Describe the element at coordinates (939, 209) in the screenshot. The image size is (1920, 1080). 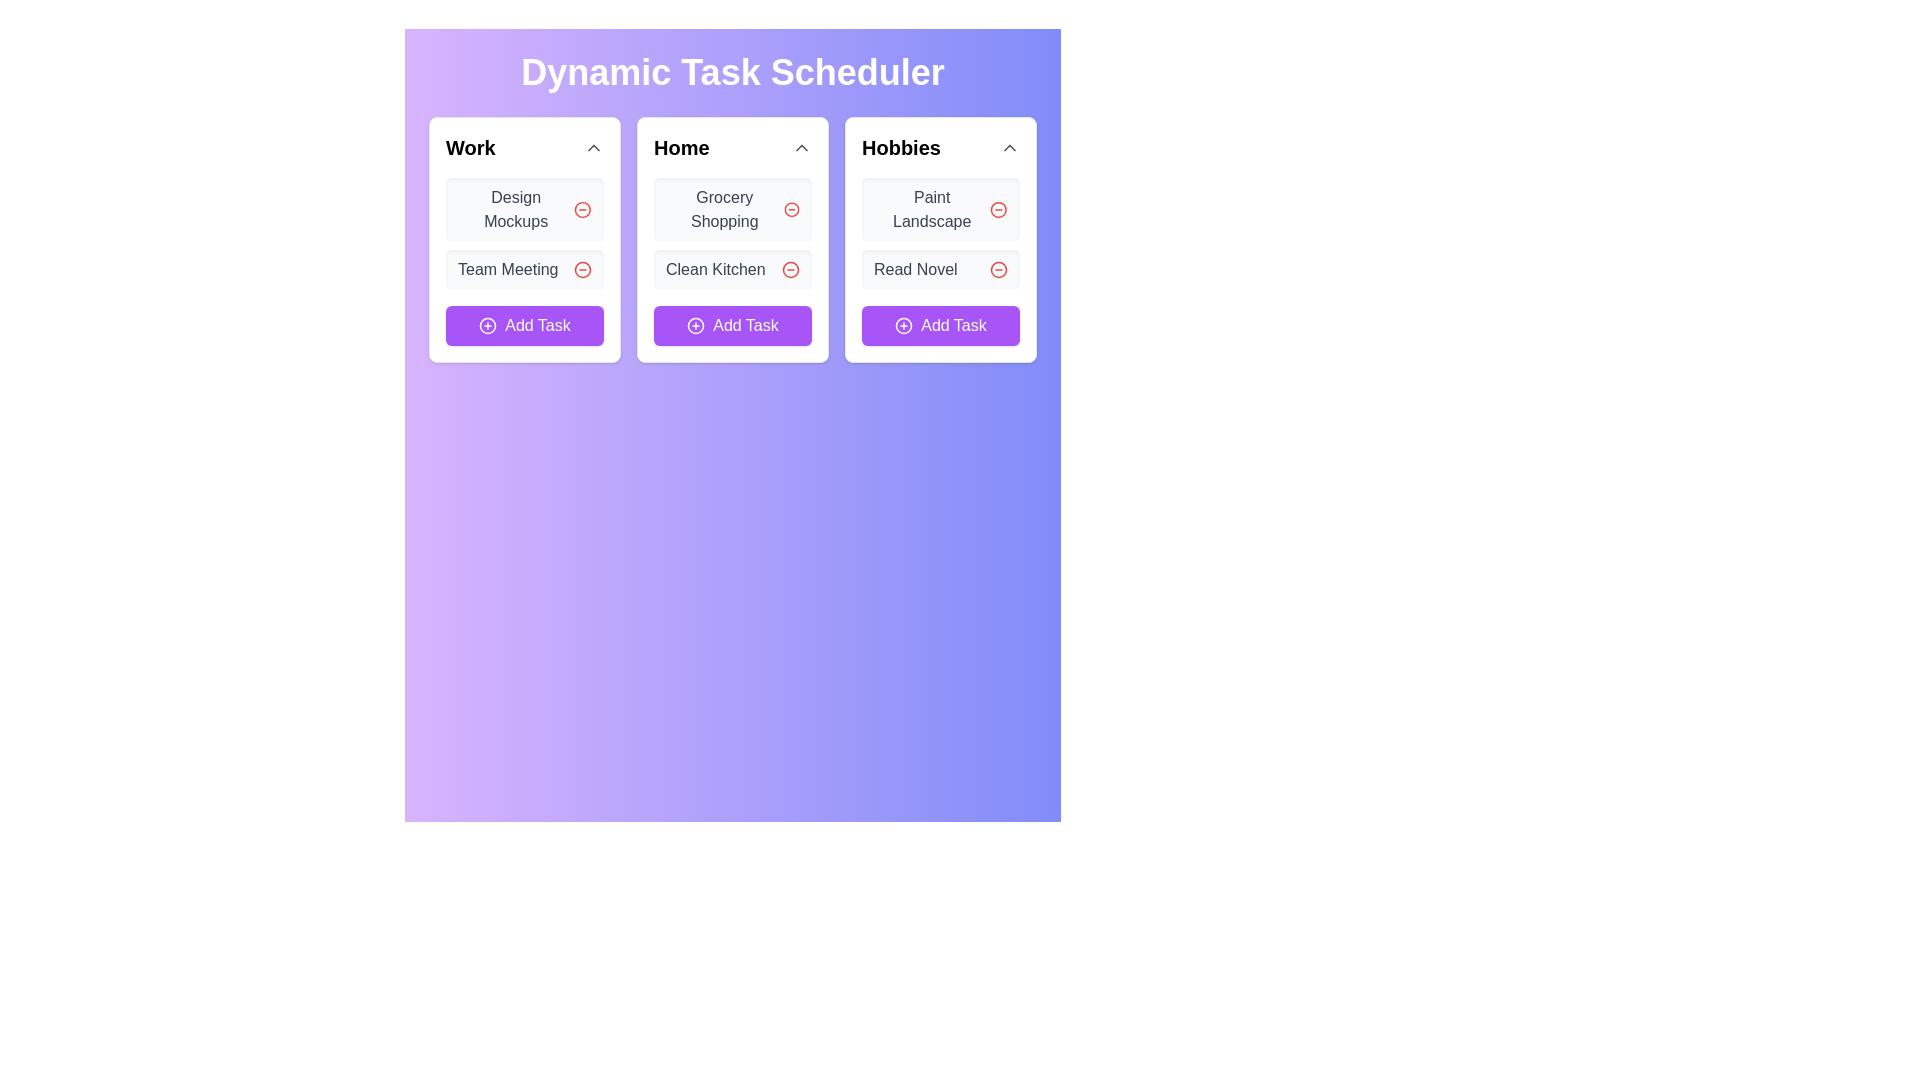
I see `the 'Paint Landscape' task item in the Hobbies section` at that location.